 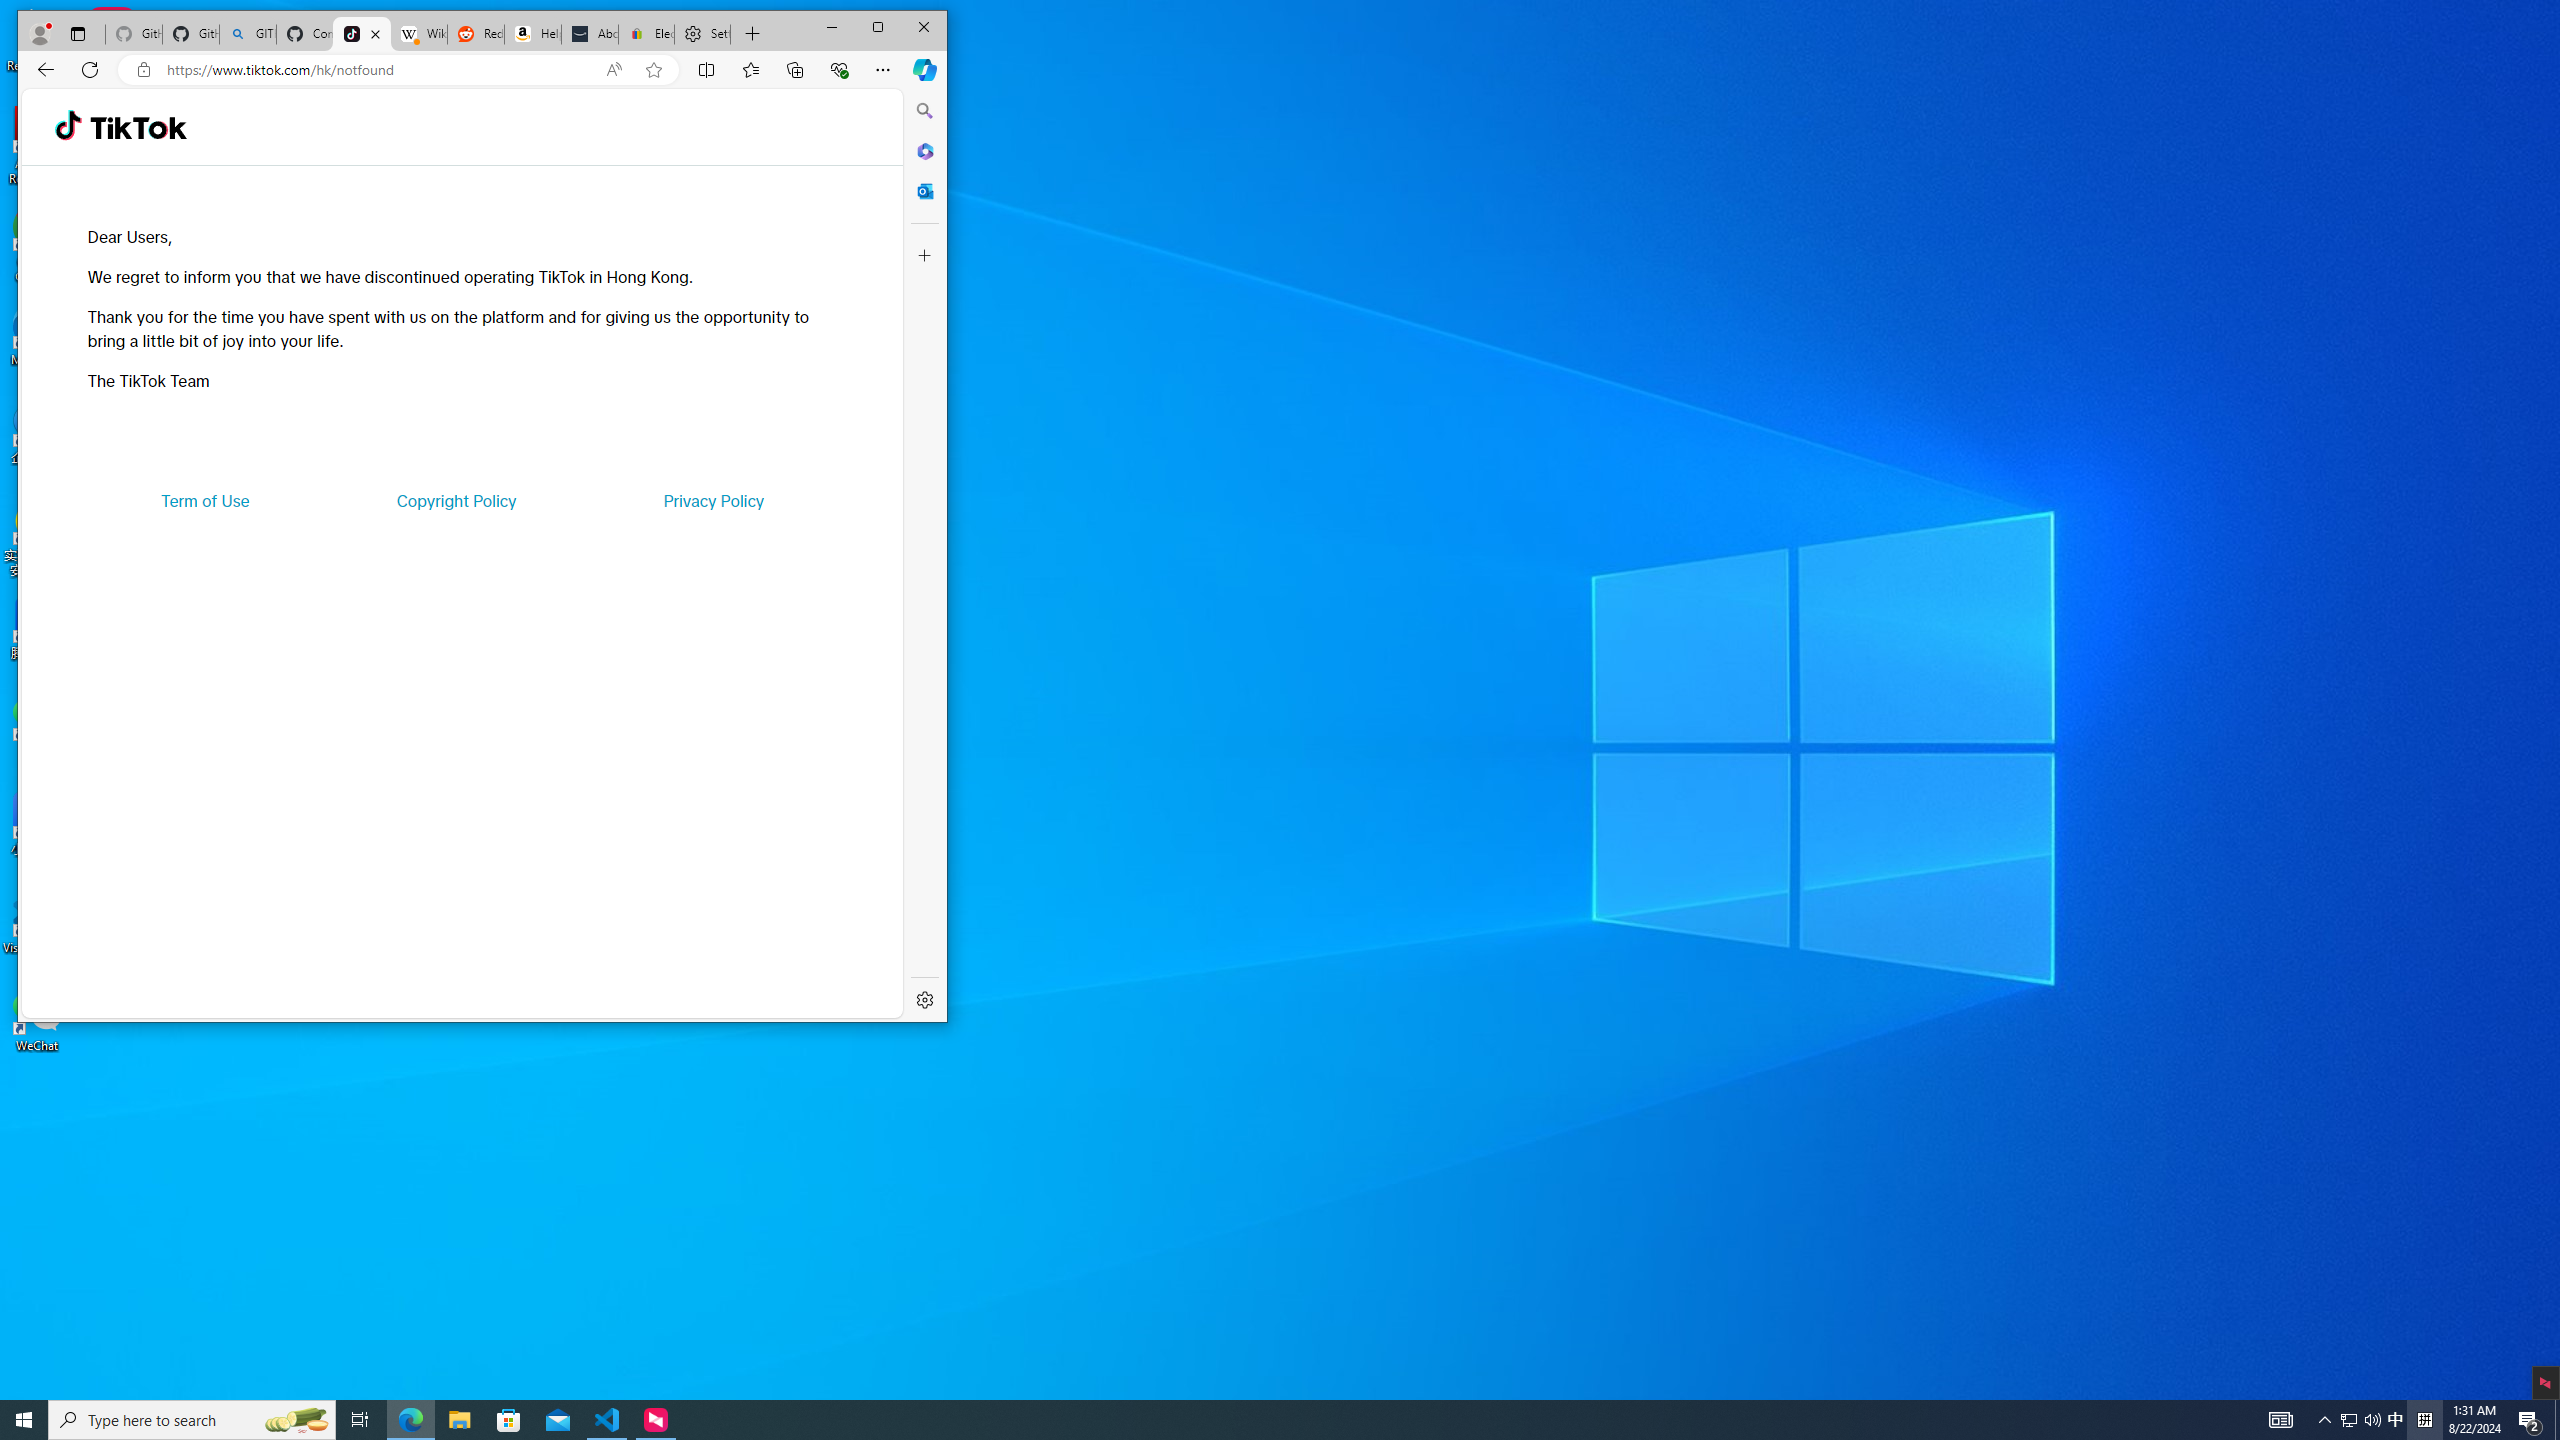 I want to click on 'Reddit - Dive into anything', so click(x=473, y=34).